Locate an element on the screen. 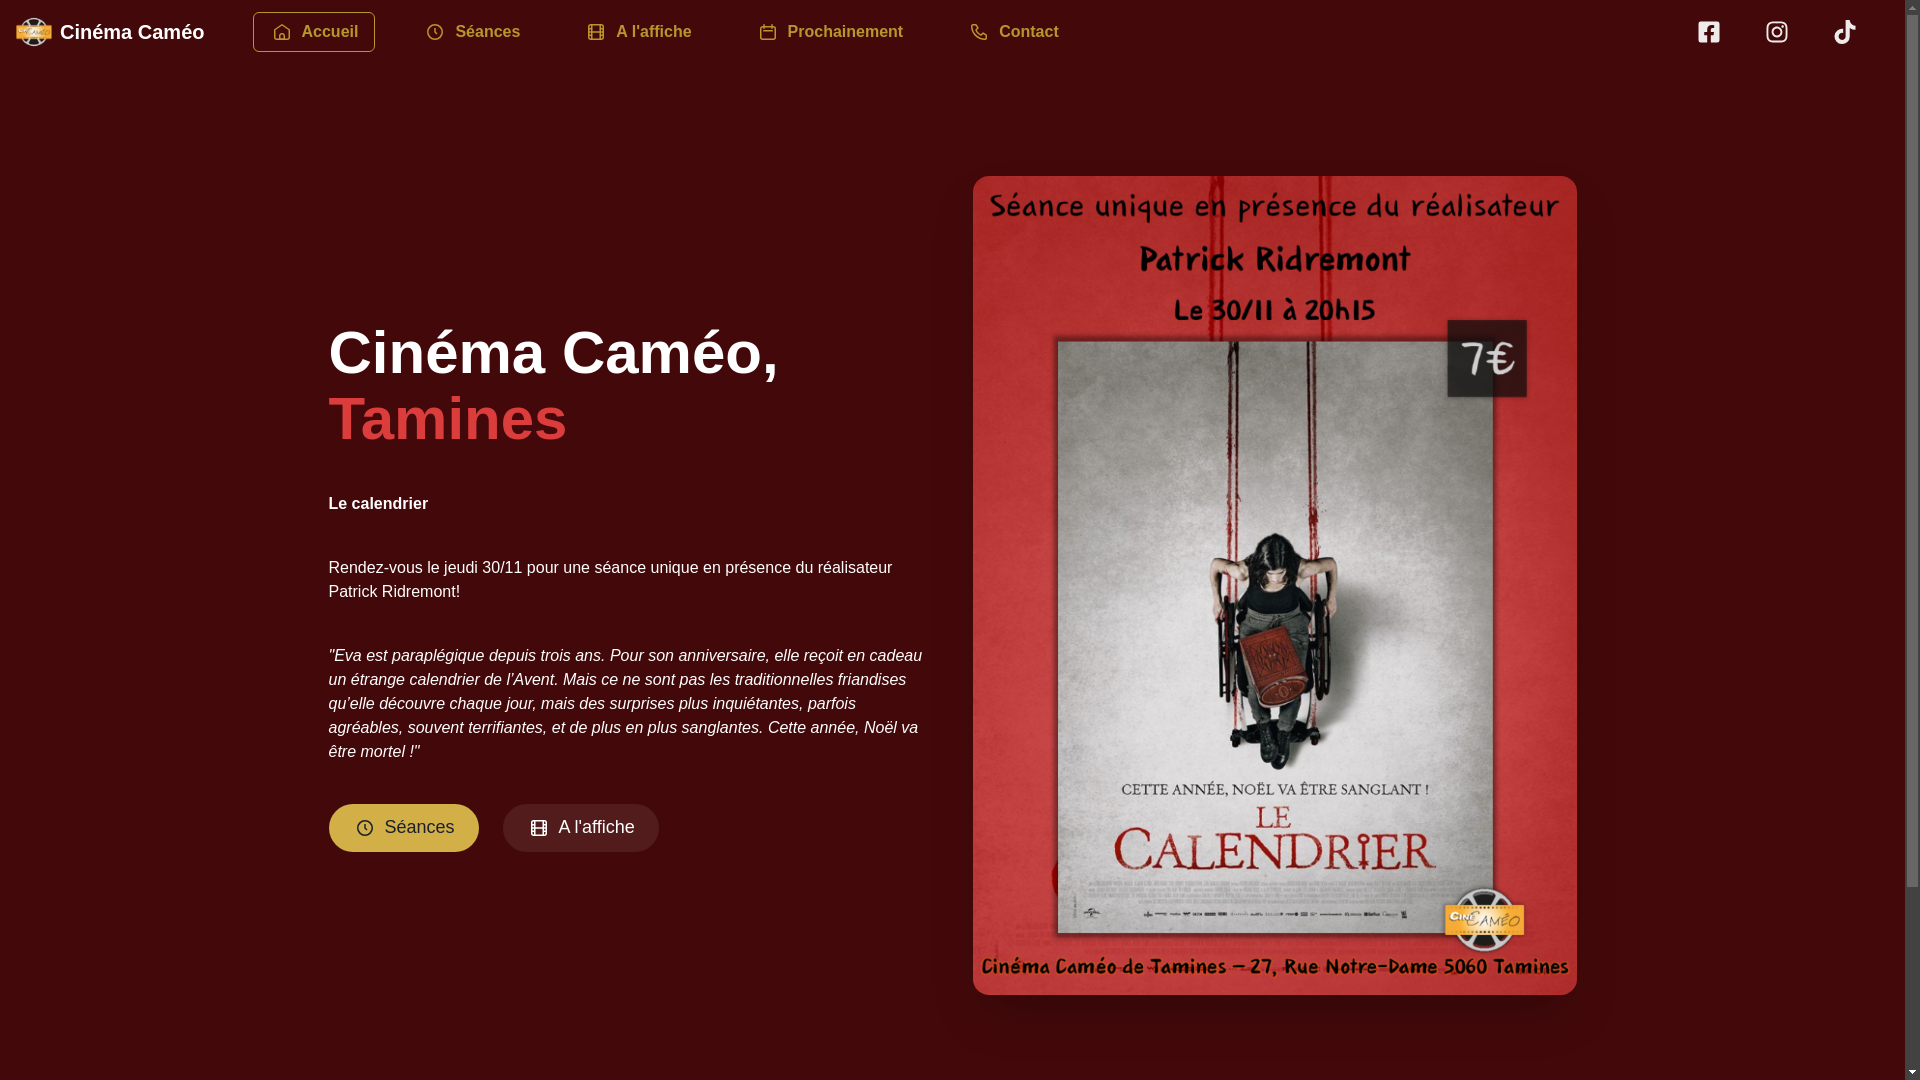 The width and height of the screenshot is (1920, 1080). 'Accueil' is located at coordinates (312, 30).